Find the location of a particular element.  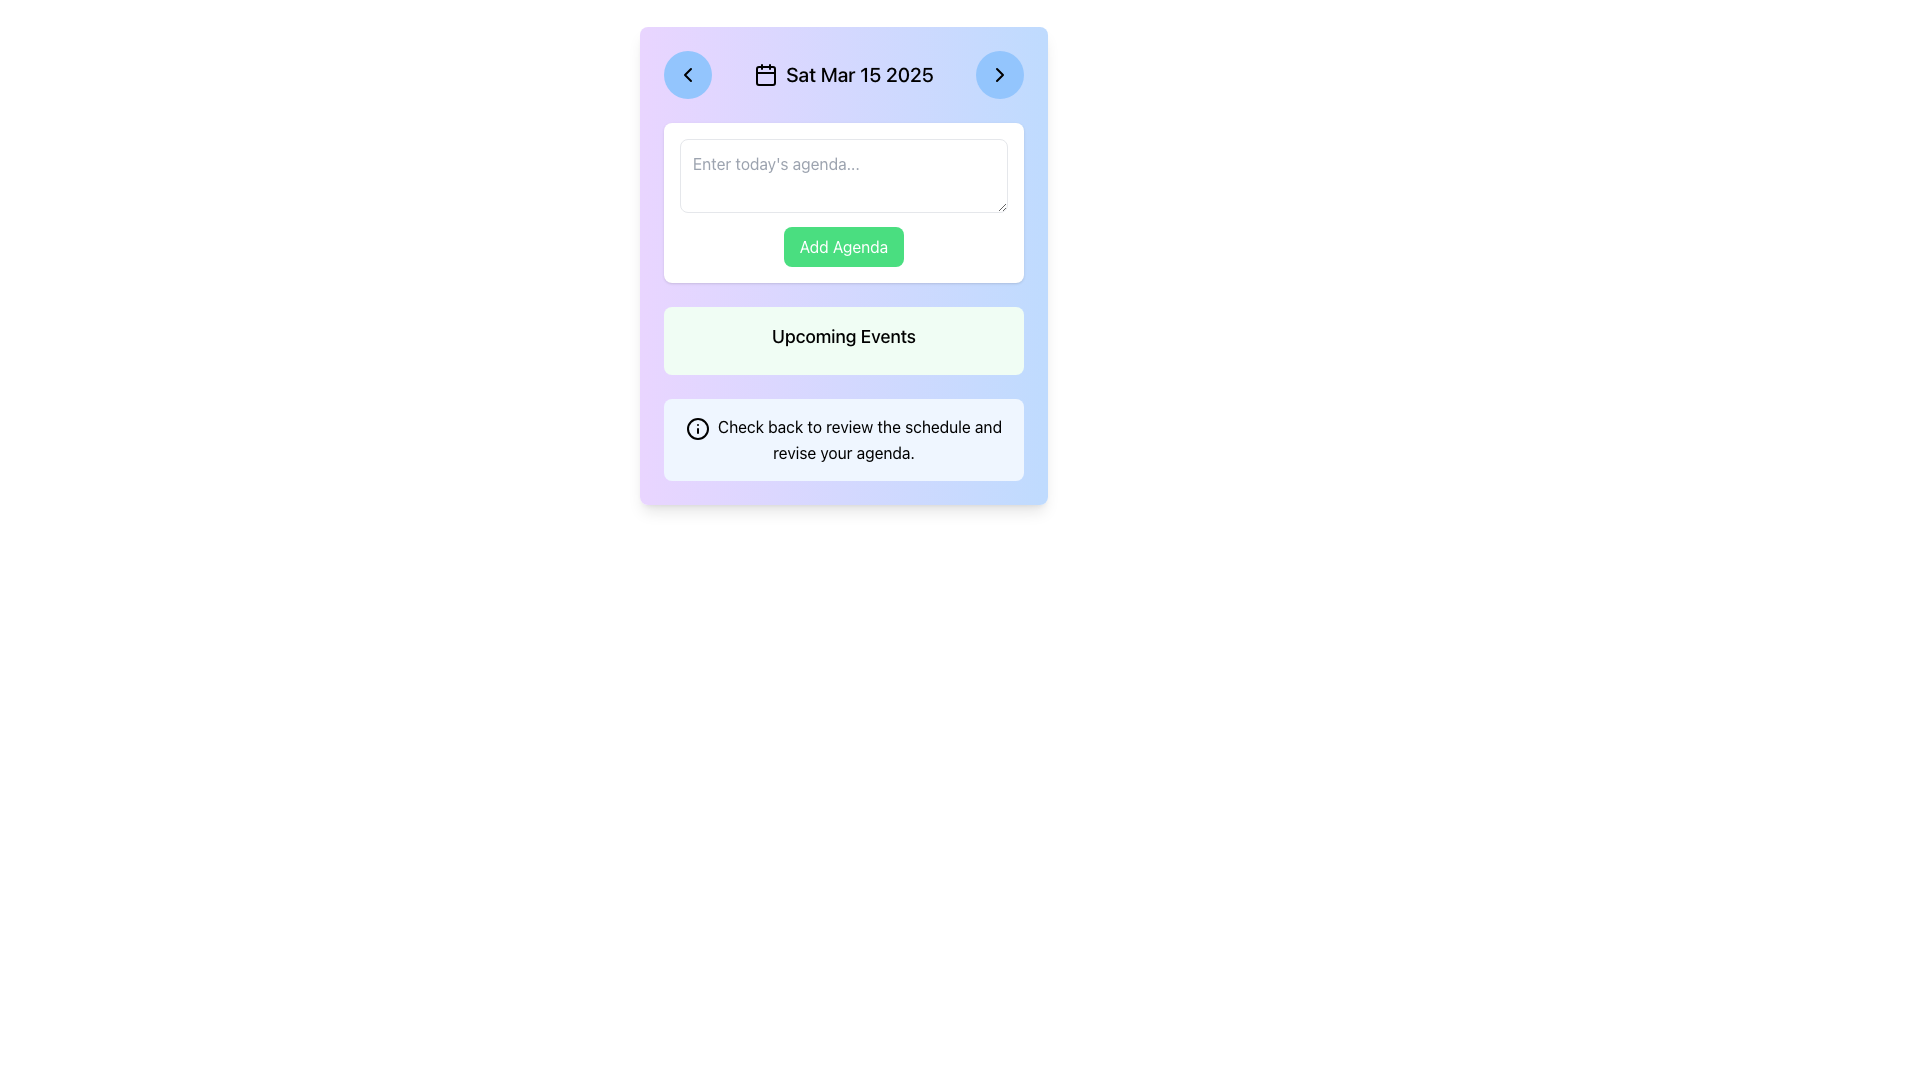

the Vector graphics - Circle element located inside the 'info' icon SVG in the notice section at the bottom of the interface is located at coordinates (697, 427).